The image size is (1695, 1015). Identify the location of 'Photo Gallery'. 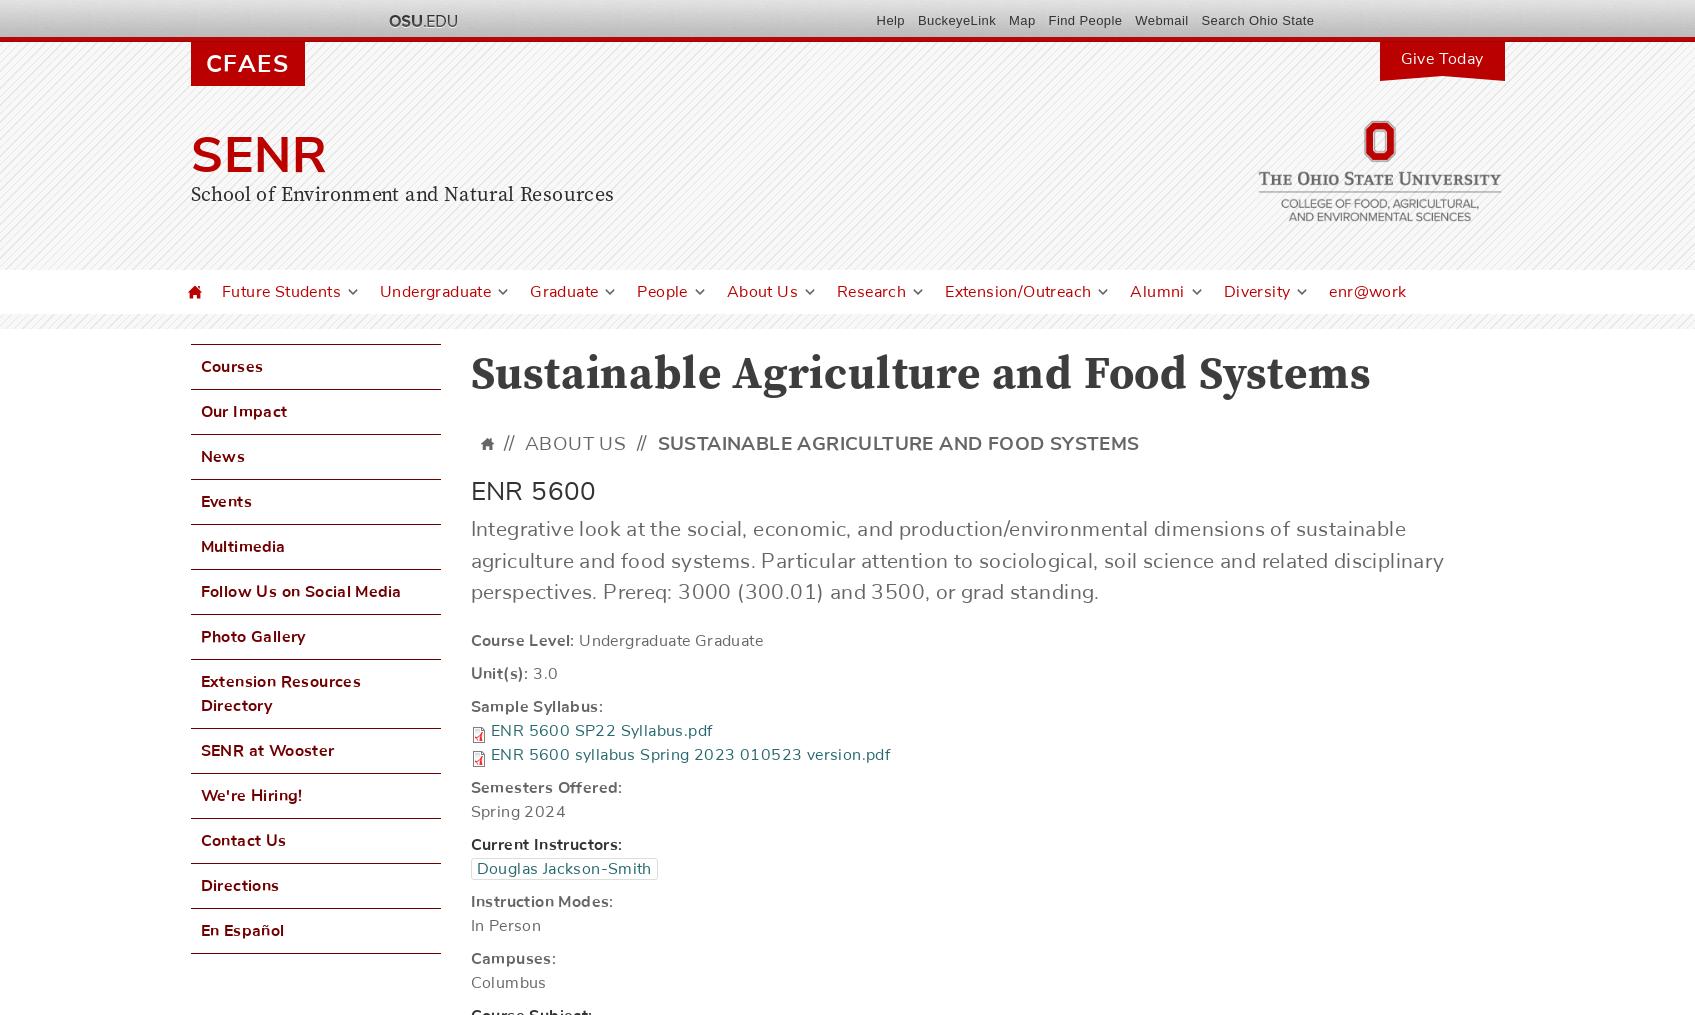
(251, 636).